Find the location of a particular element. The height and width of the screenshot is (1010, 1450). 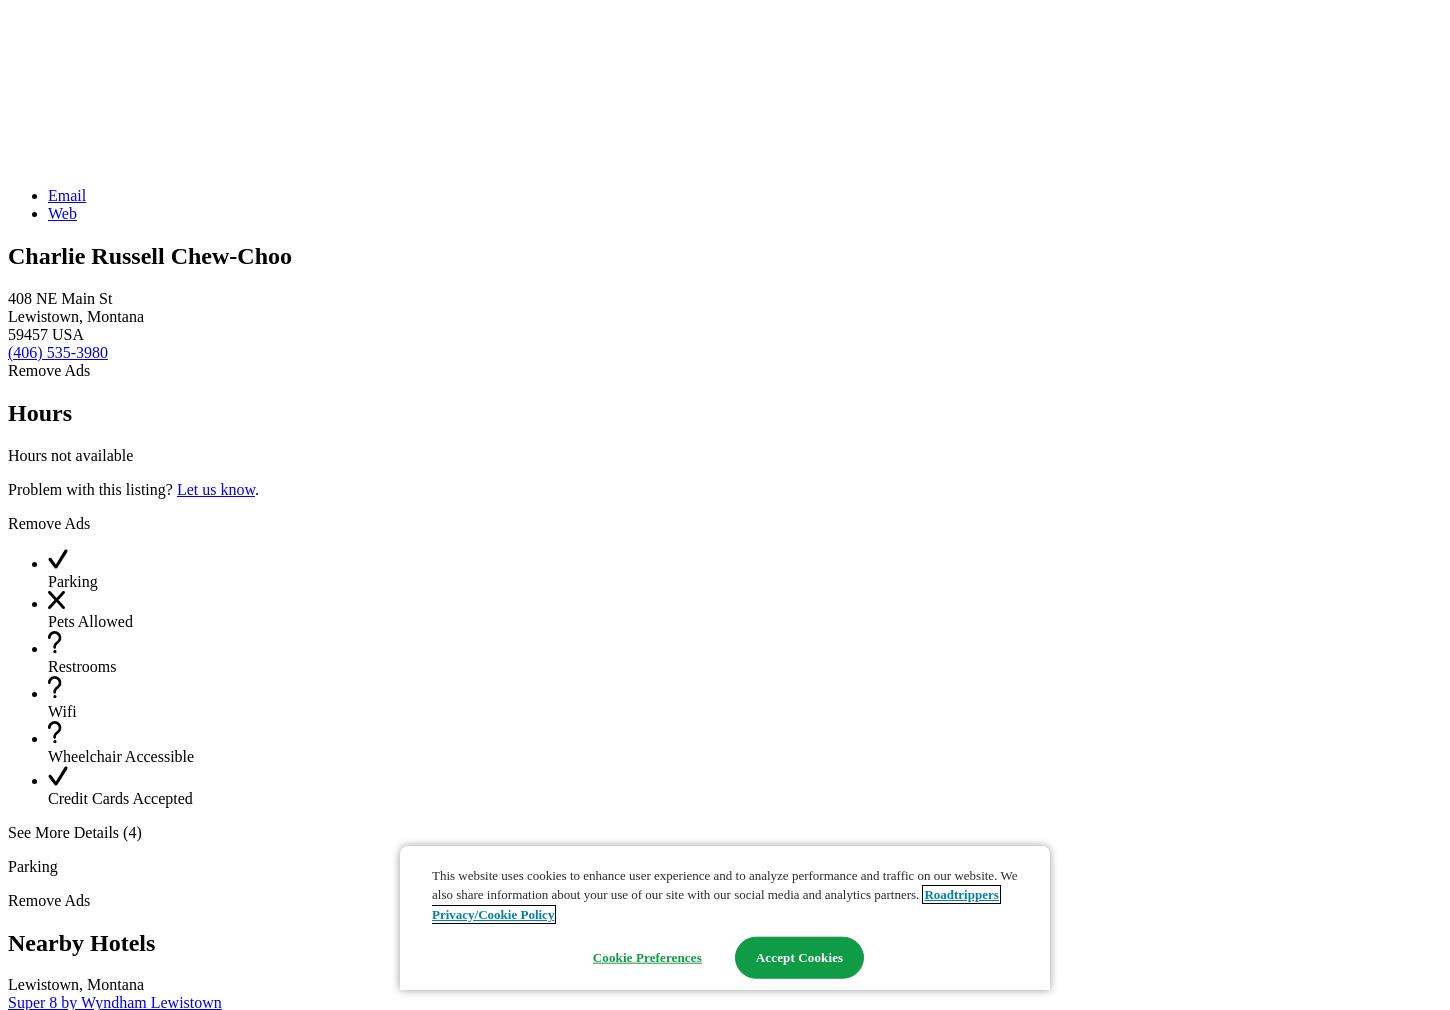

'Wheelchair Accessible' is located at coordinates (120, 754).